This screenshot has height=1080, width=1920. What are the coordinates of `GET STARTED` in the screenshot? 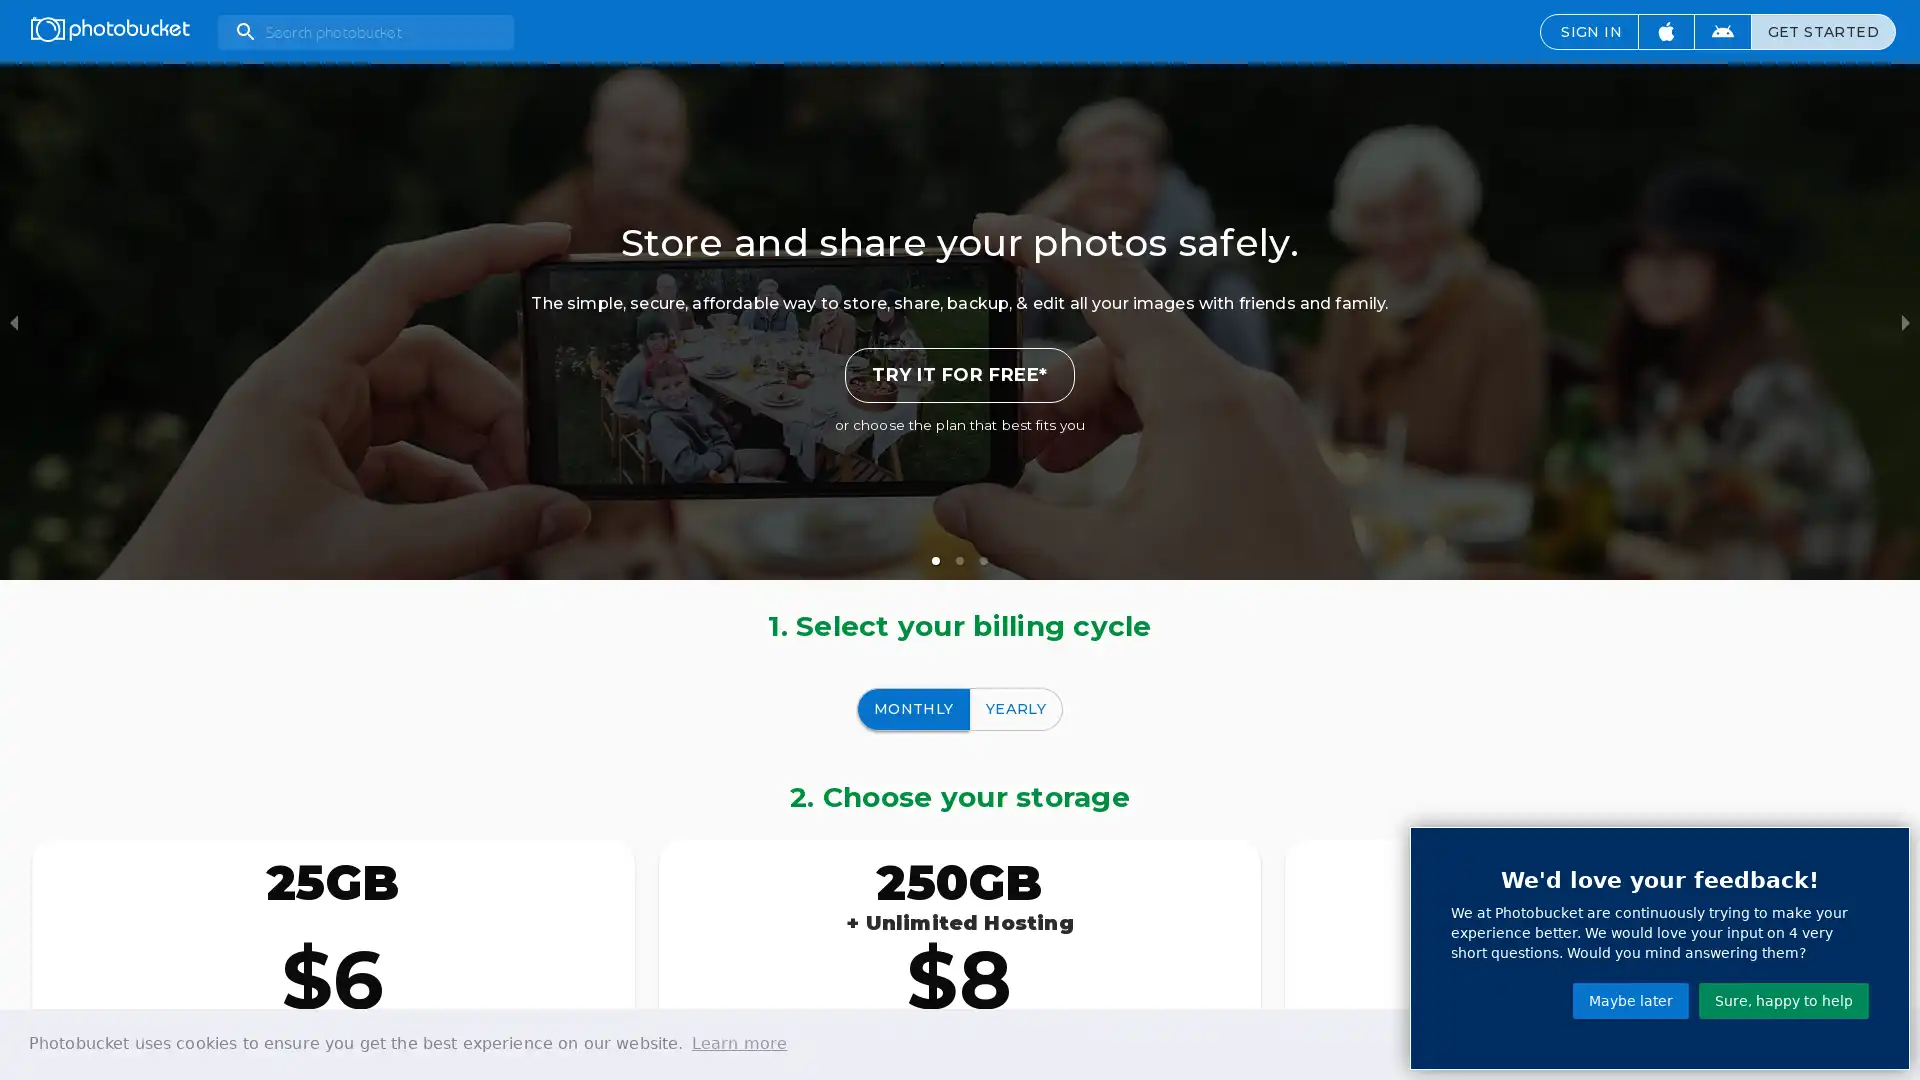 It's located at (1823, 31).